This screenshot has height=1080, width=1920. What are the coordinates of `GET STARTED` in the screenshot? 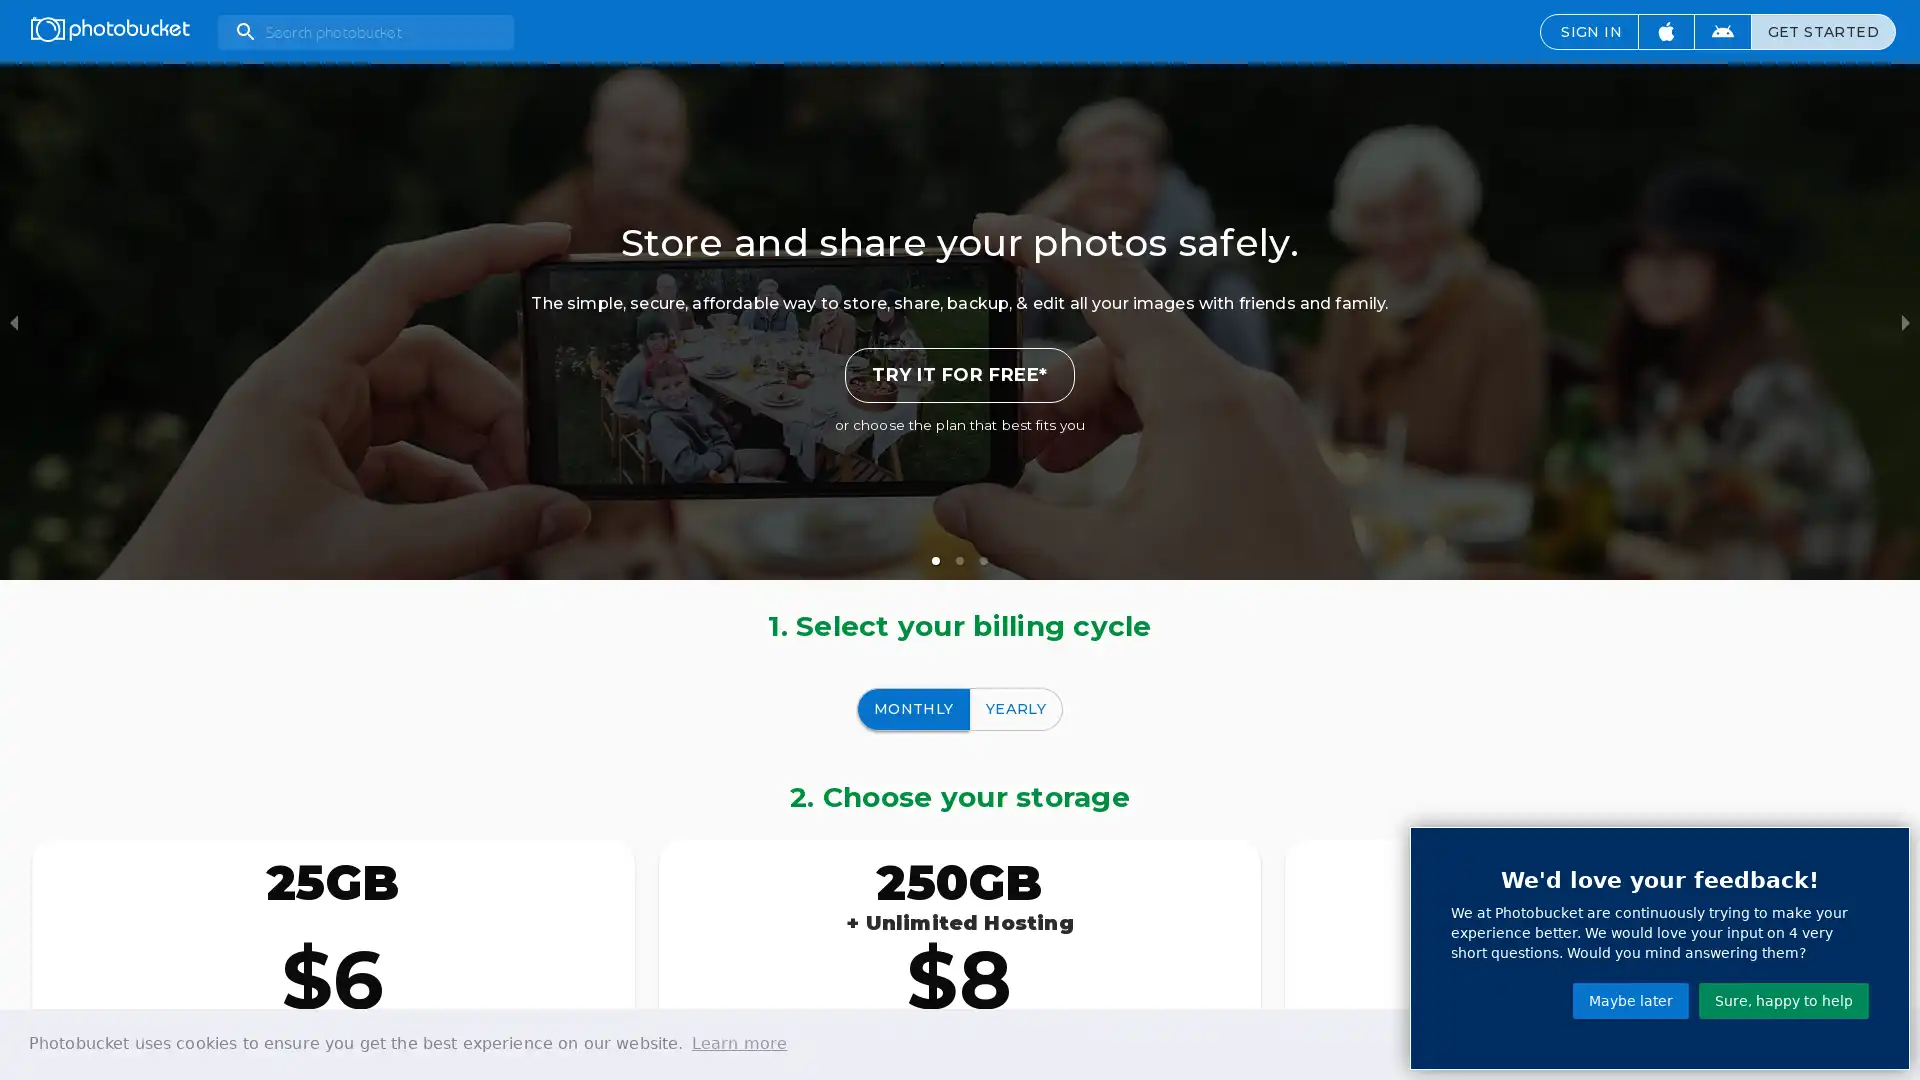 It's located at (1823, 31).